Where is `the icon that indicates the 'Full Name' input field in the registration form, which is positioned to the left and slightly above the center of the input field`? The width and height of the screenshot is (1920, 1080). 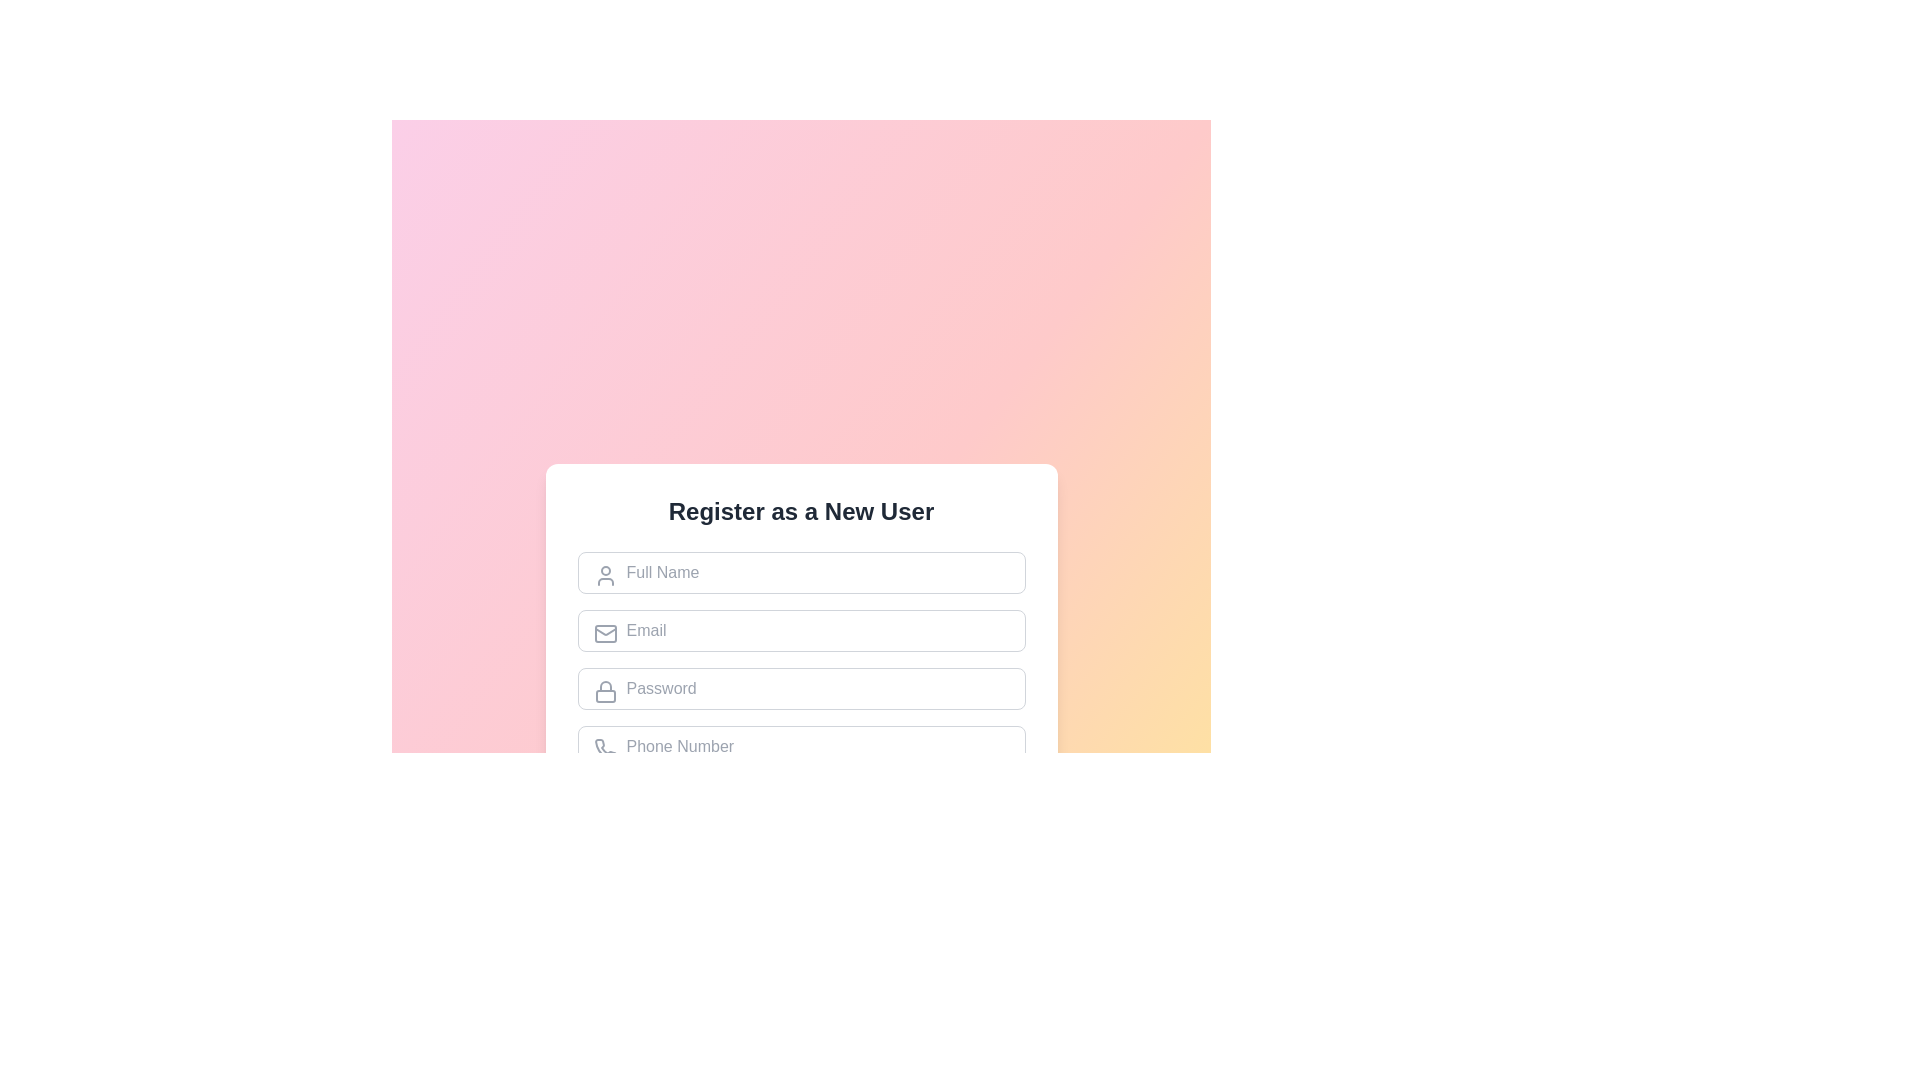 the icon that indicates the 'Full Name' input field in the registration form, which is positioned to the left and slightly above the center of the input field is located at coordinates (604, 575).